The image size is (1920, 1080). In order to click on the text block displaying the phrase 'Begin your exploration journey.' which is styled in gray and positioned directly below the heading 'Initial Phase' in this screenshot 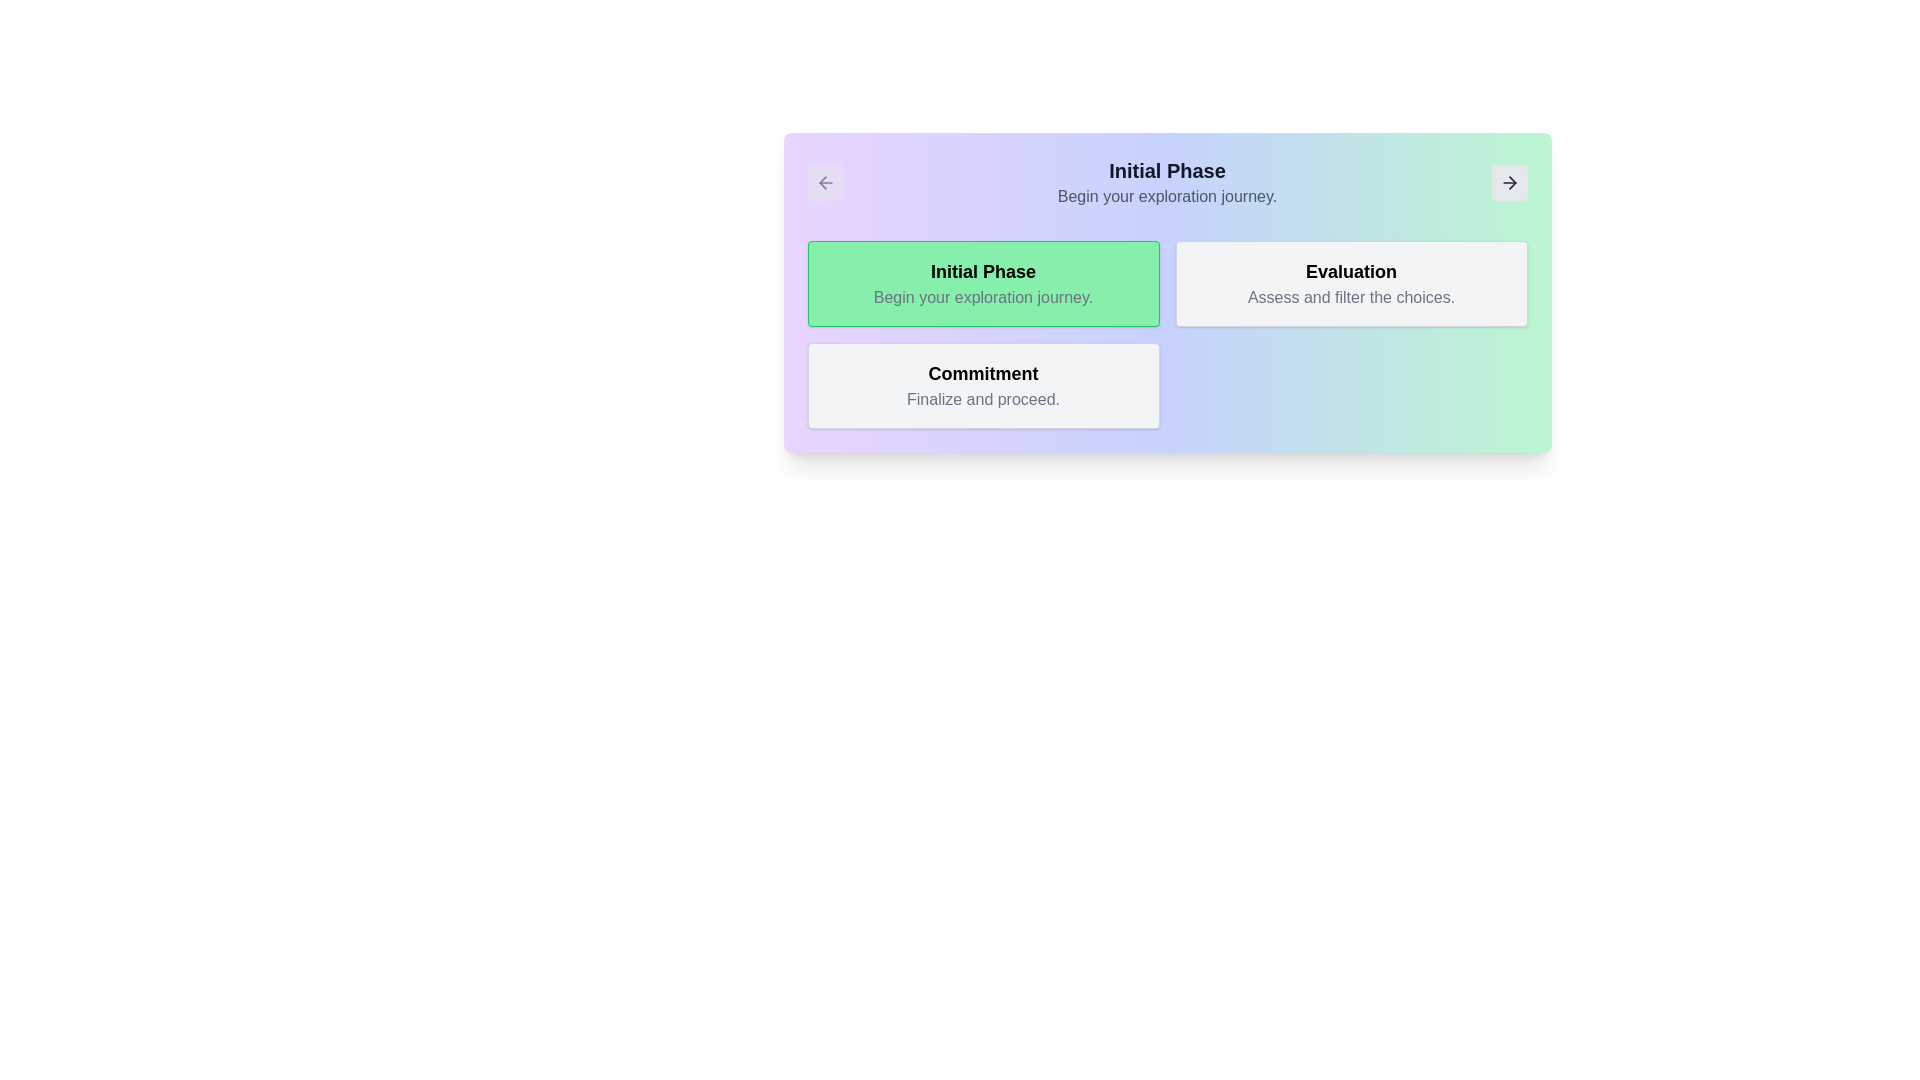, I will do `click(1167, 196)`.